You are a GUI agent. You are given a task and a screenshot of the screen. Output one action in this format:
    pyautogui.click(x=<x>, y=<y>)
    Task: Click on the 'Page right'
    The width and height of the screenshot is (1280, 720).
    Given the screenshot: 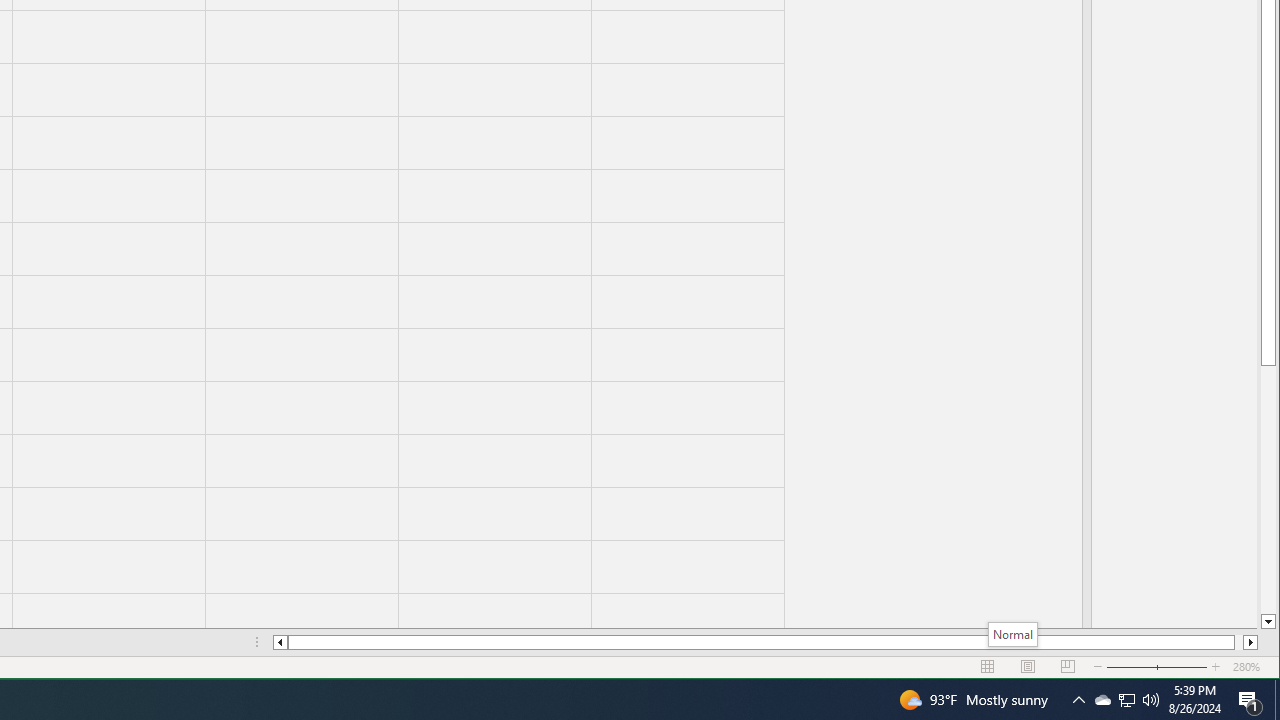 What is the action you would take?
    pyautogui.click(x=1238, y=642)
    